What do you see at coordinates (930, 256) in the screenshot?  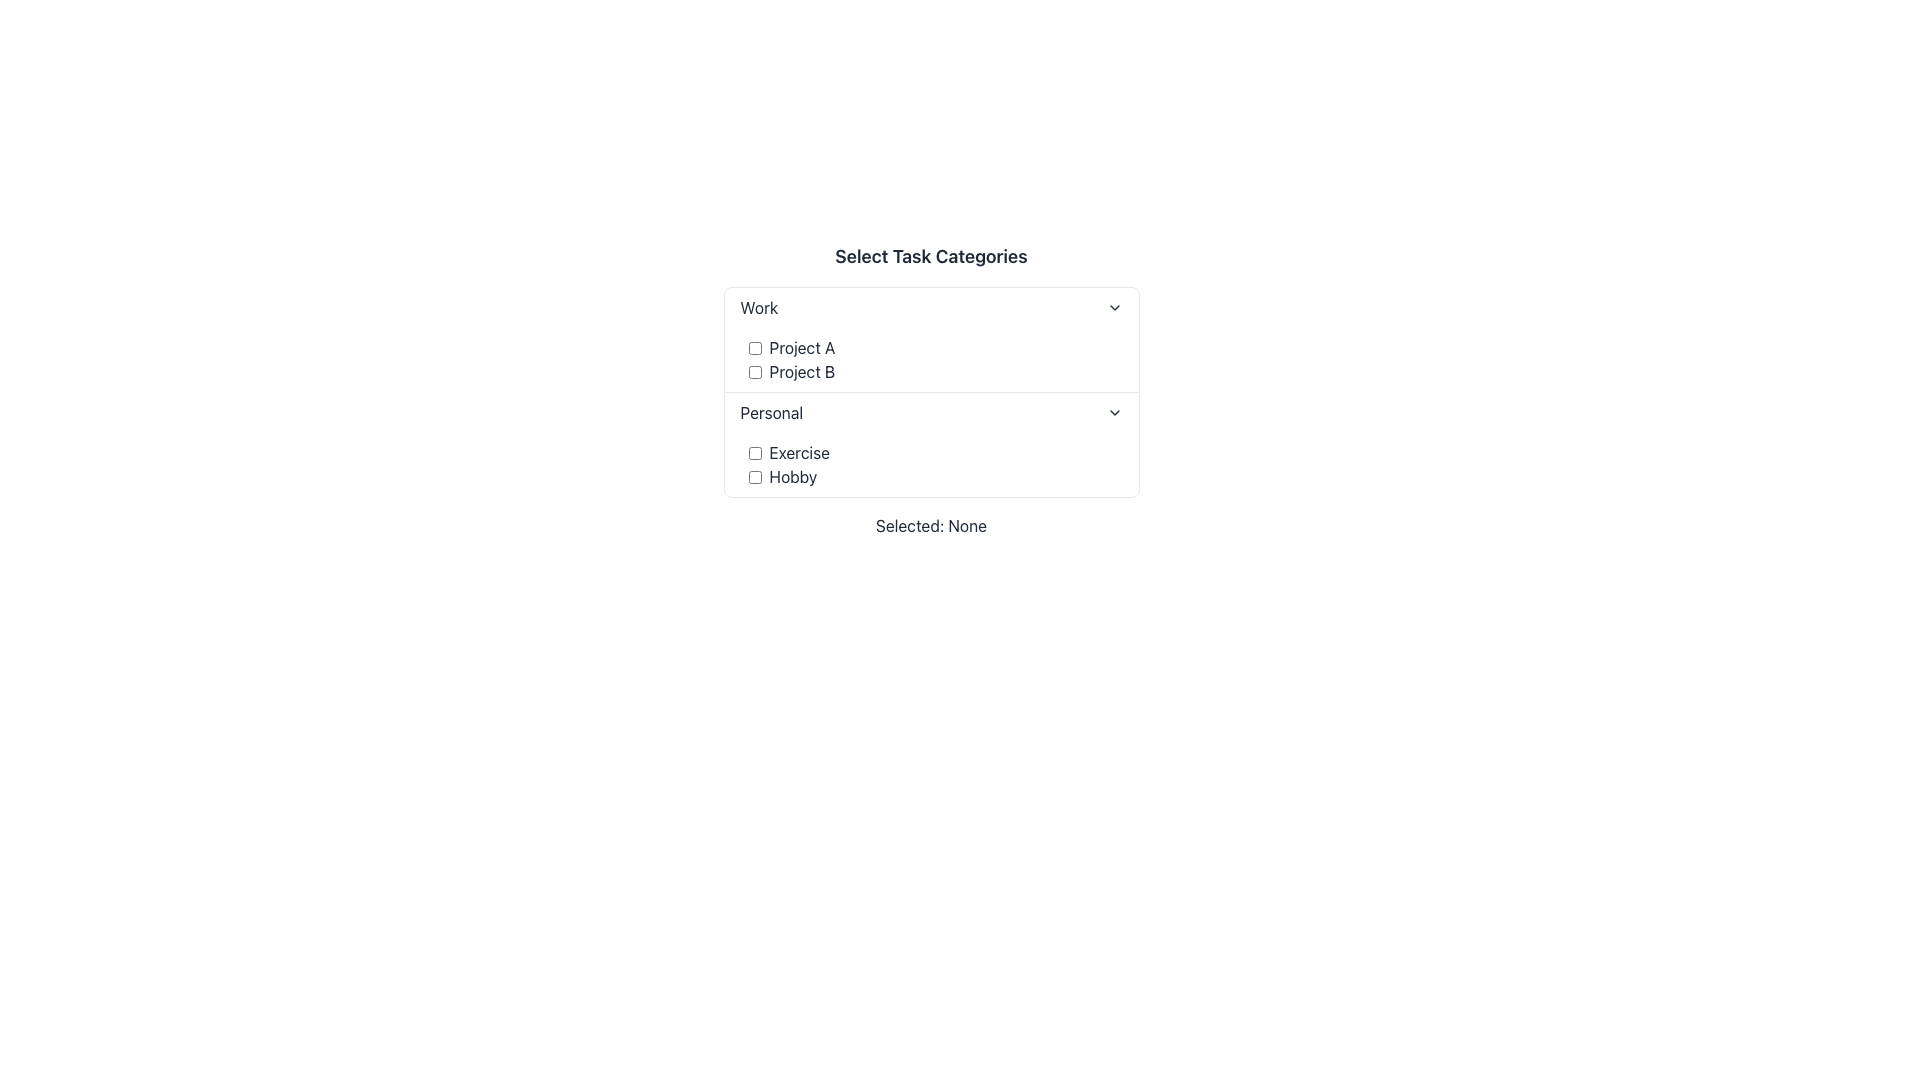 I see `the static text label reading 'Select Task Categories', which is displayed in bold and larger font size and serves as a heading for the task categorization section` at bounding box center [930, 256].